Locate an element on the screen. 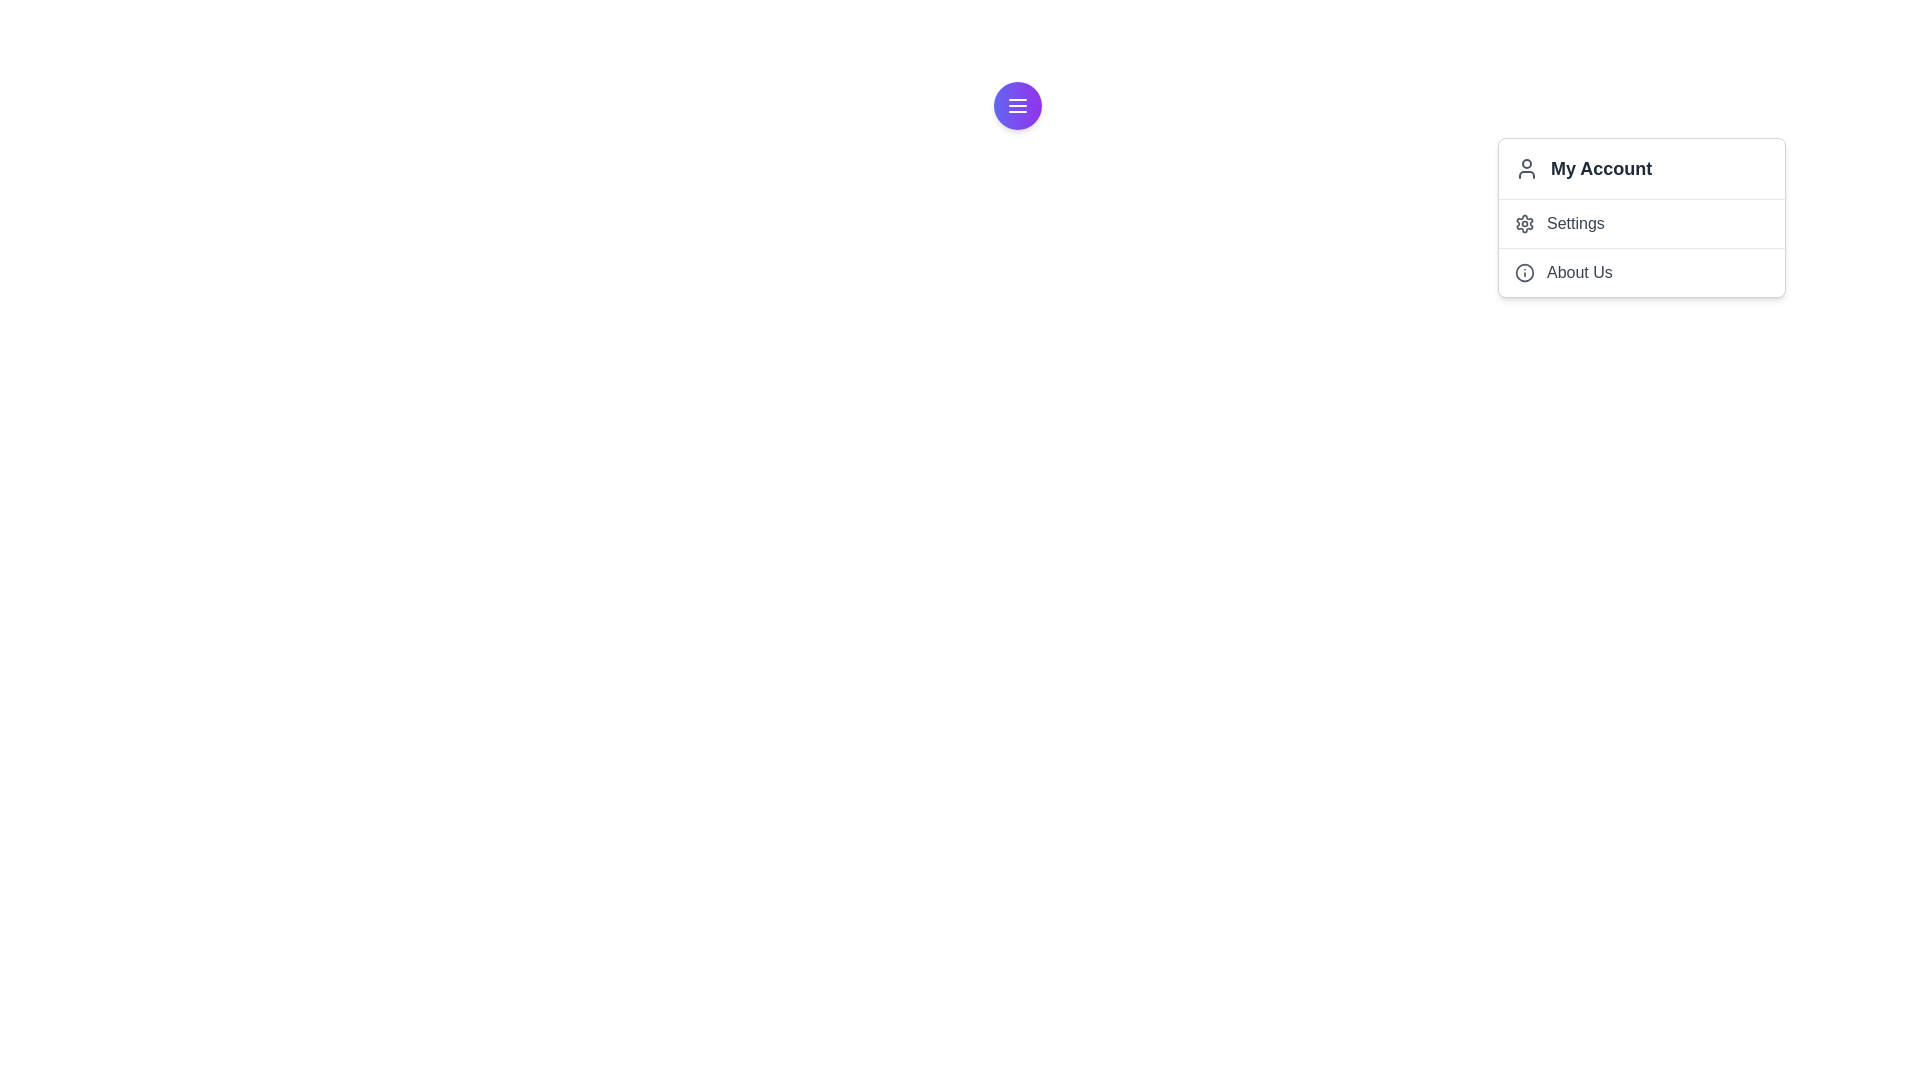 The height and width of the screenshot is (1080, 1920). the circular button with a gradient background and a menu icon in the center is located at coordinates (1017, 105).